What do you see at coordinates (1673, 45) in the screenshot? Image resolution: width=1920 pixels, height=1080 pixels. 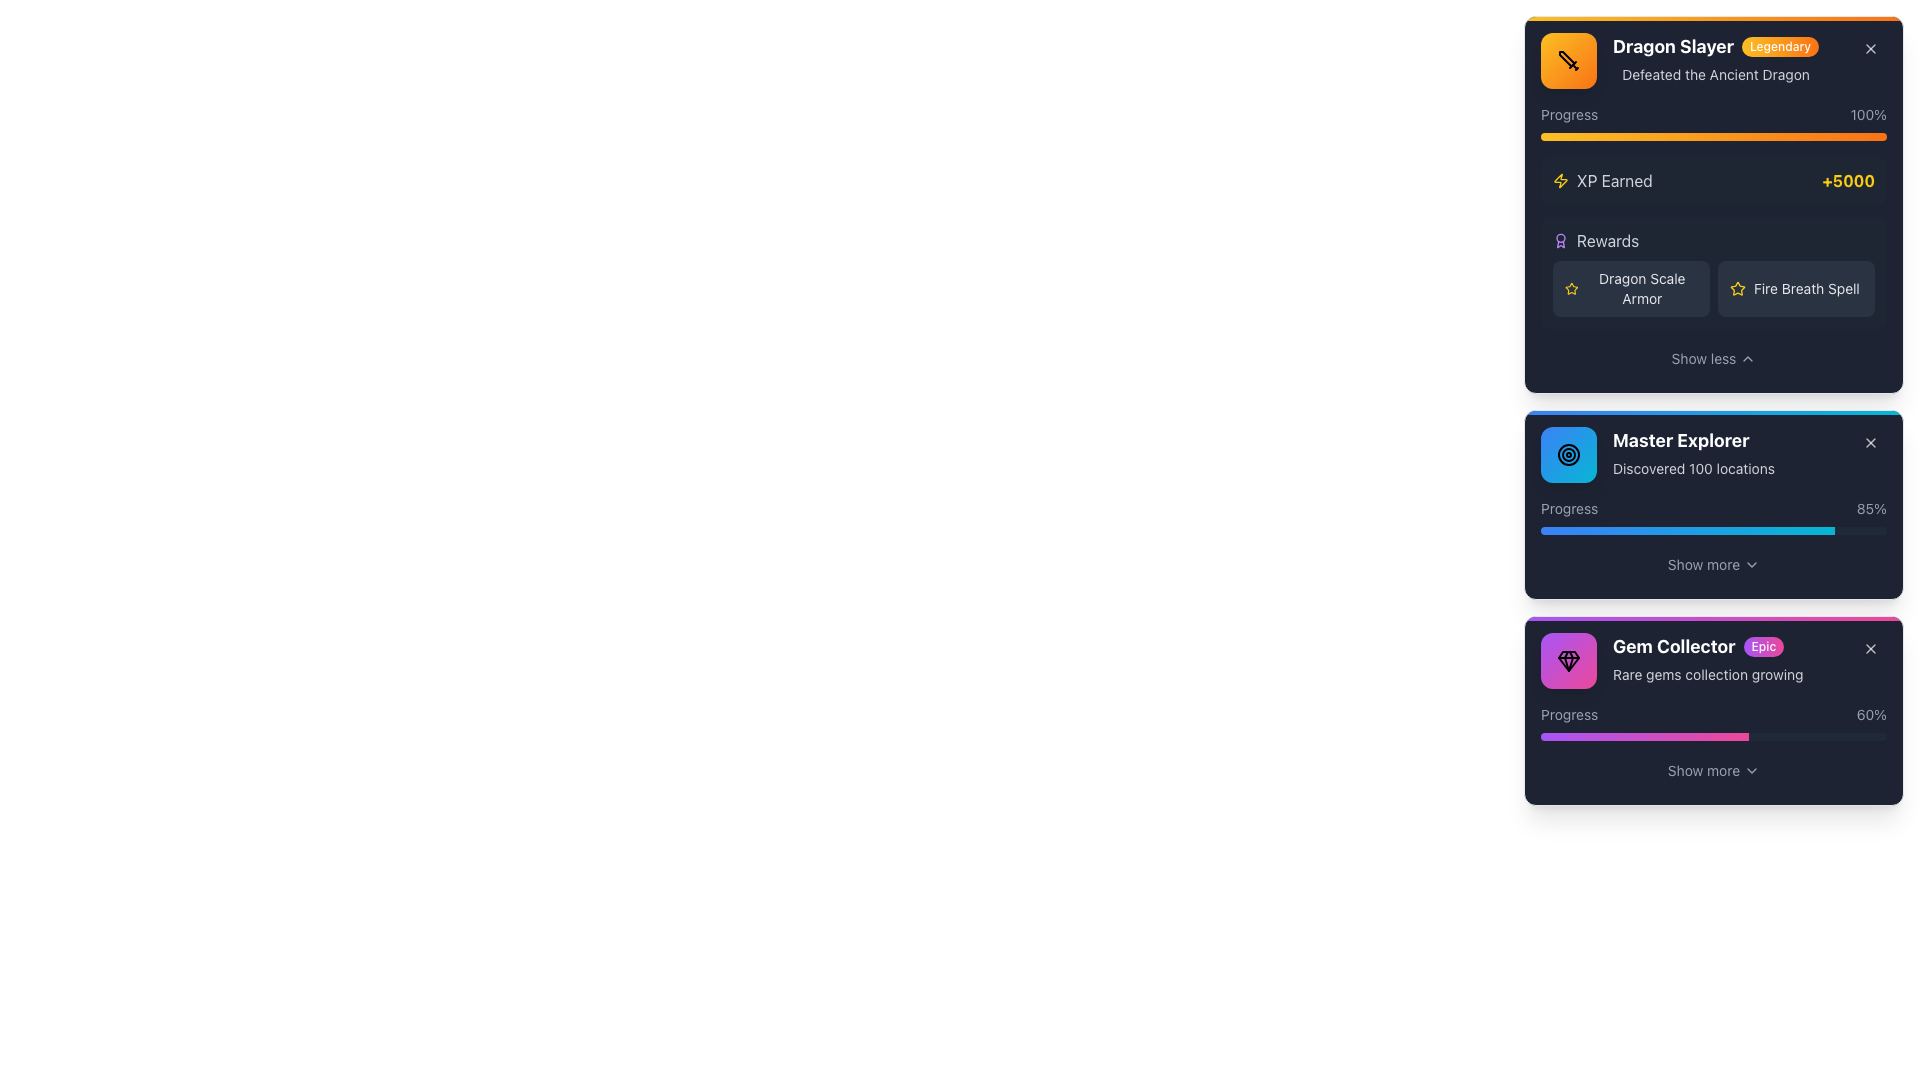 I see `the text display that serves as the title for the 'Dragon Slayer' card, positioned at the top left next to a 'Legendary' badge` at bounding box center [1673, 45].